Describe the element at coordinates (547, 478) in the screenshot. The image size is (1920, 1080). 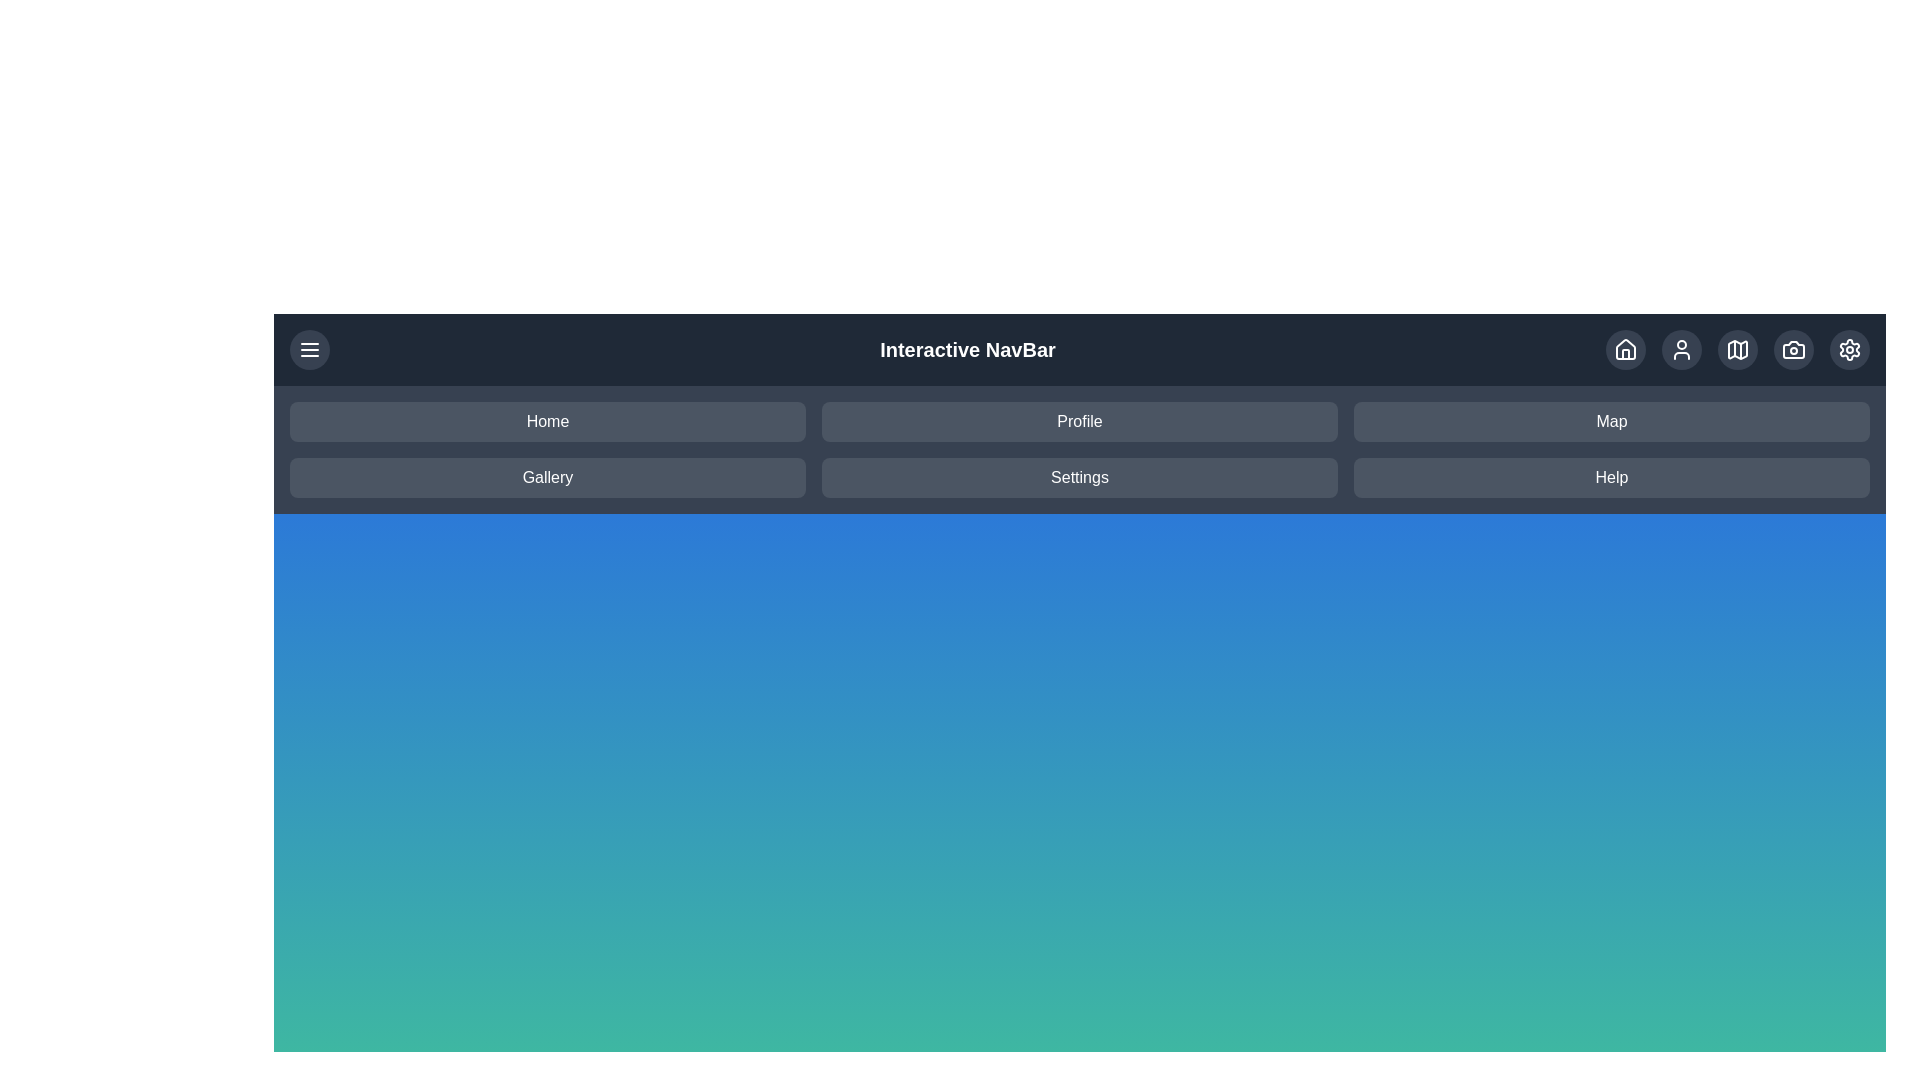
I see `the menu item labeled Gallery` at that location.